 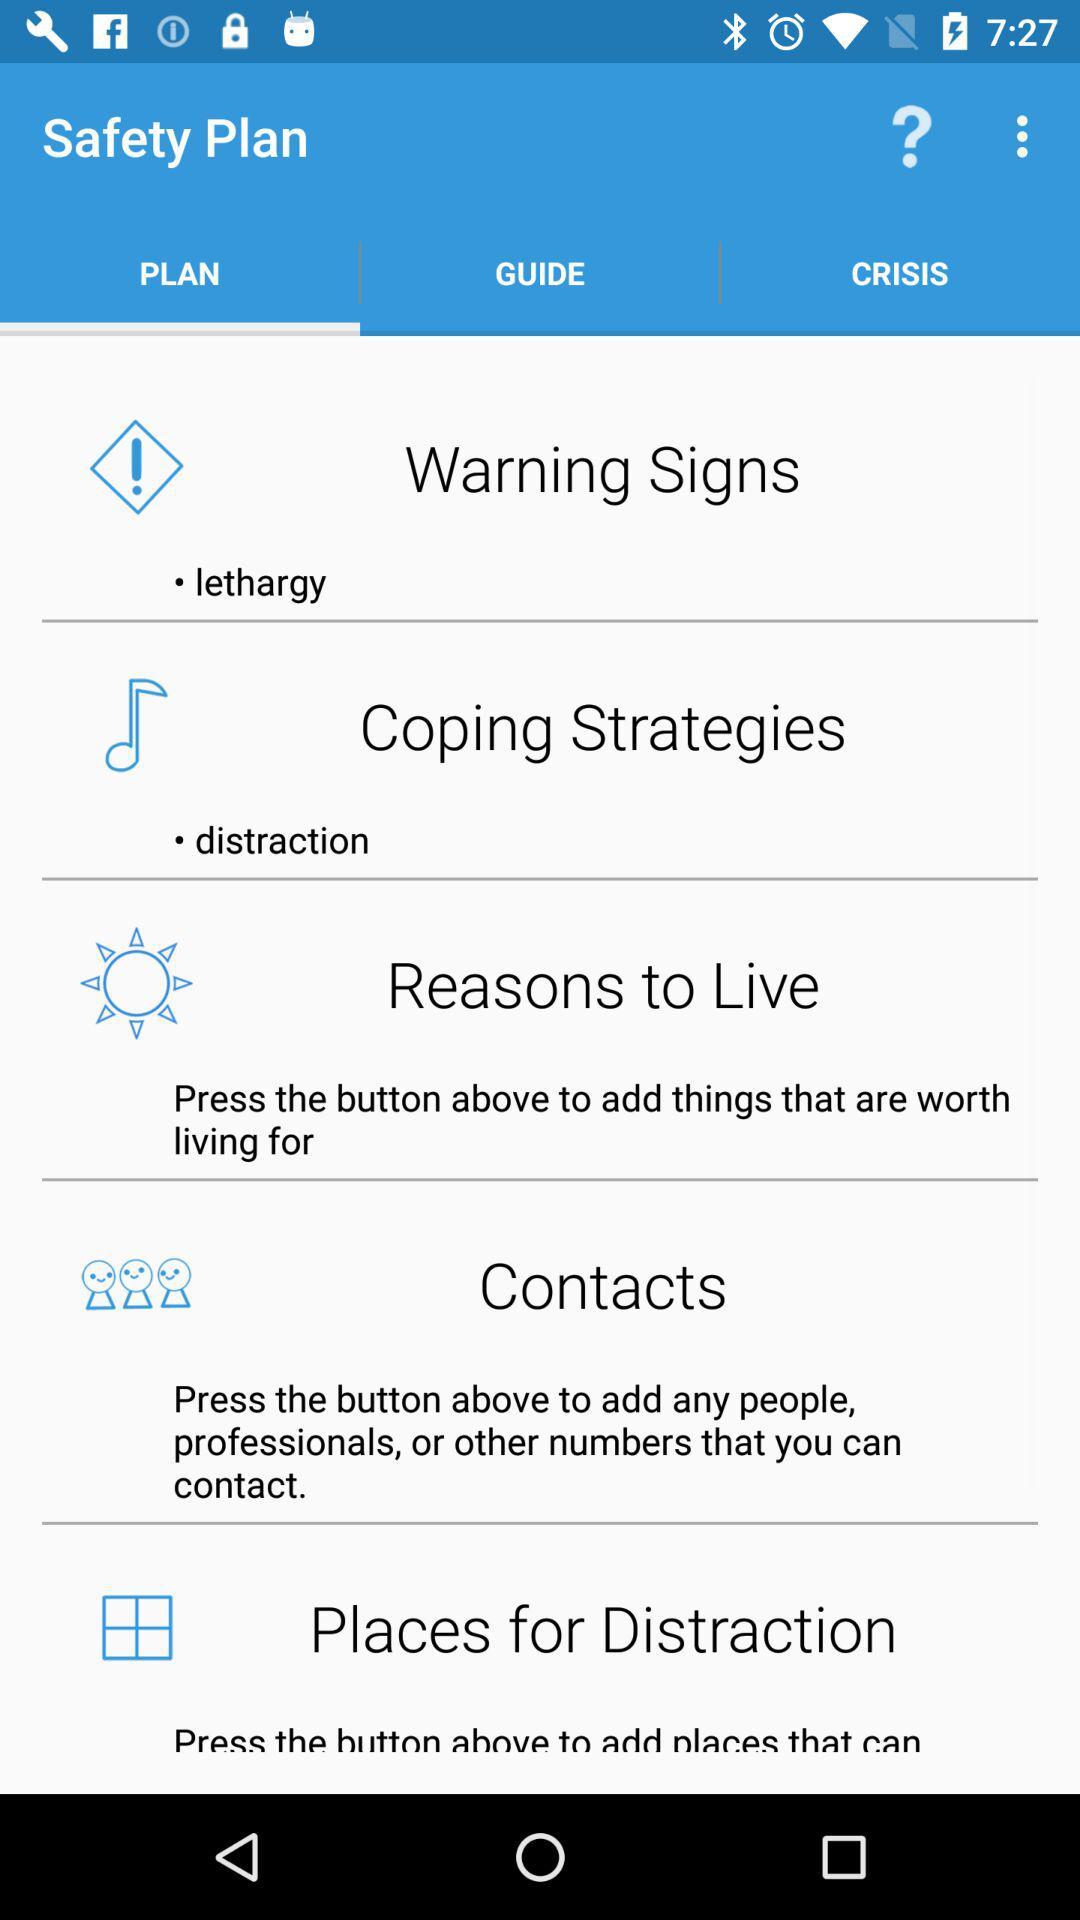 I want to click on contacts, so click(x=540, y=1284).